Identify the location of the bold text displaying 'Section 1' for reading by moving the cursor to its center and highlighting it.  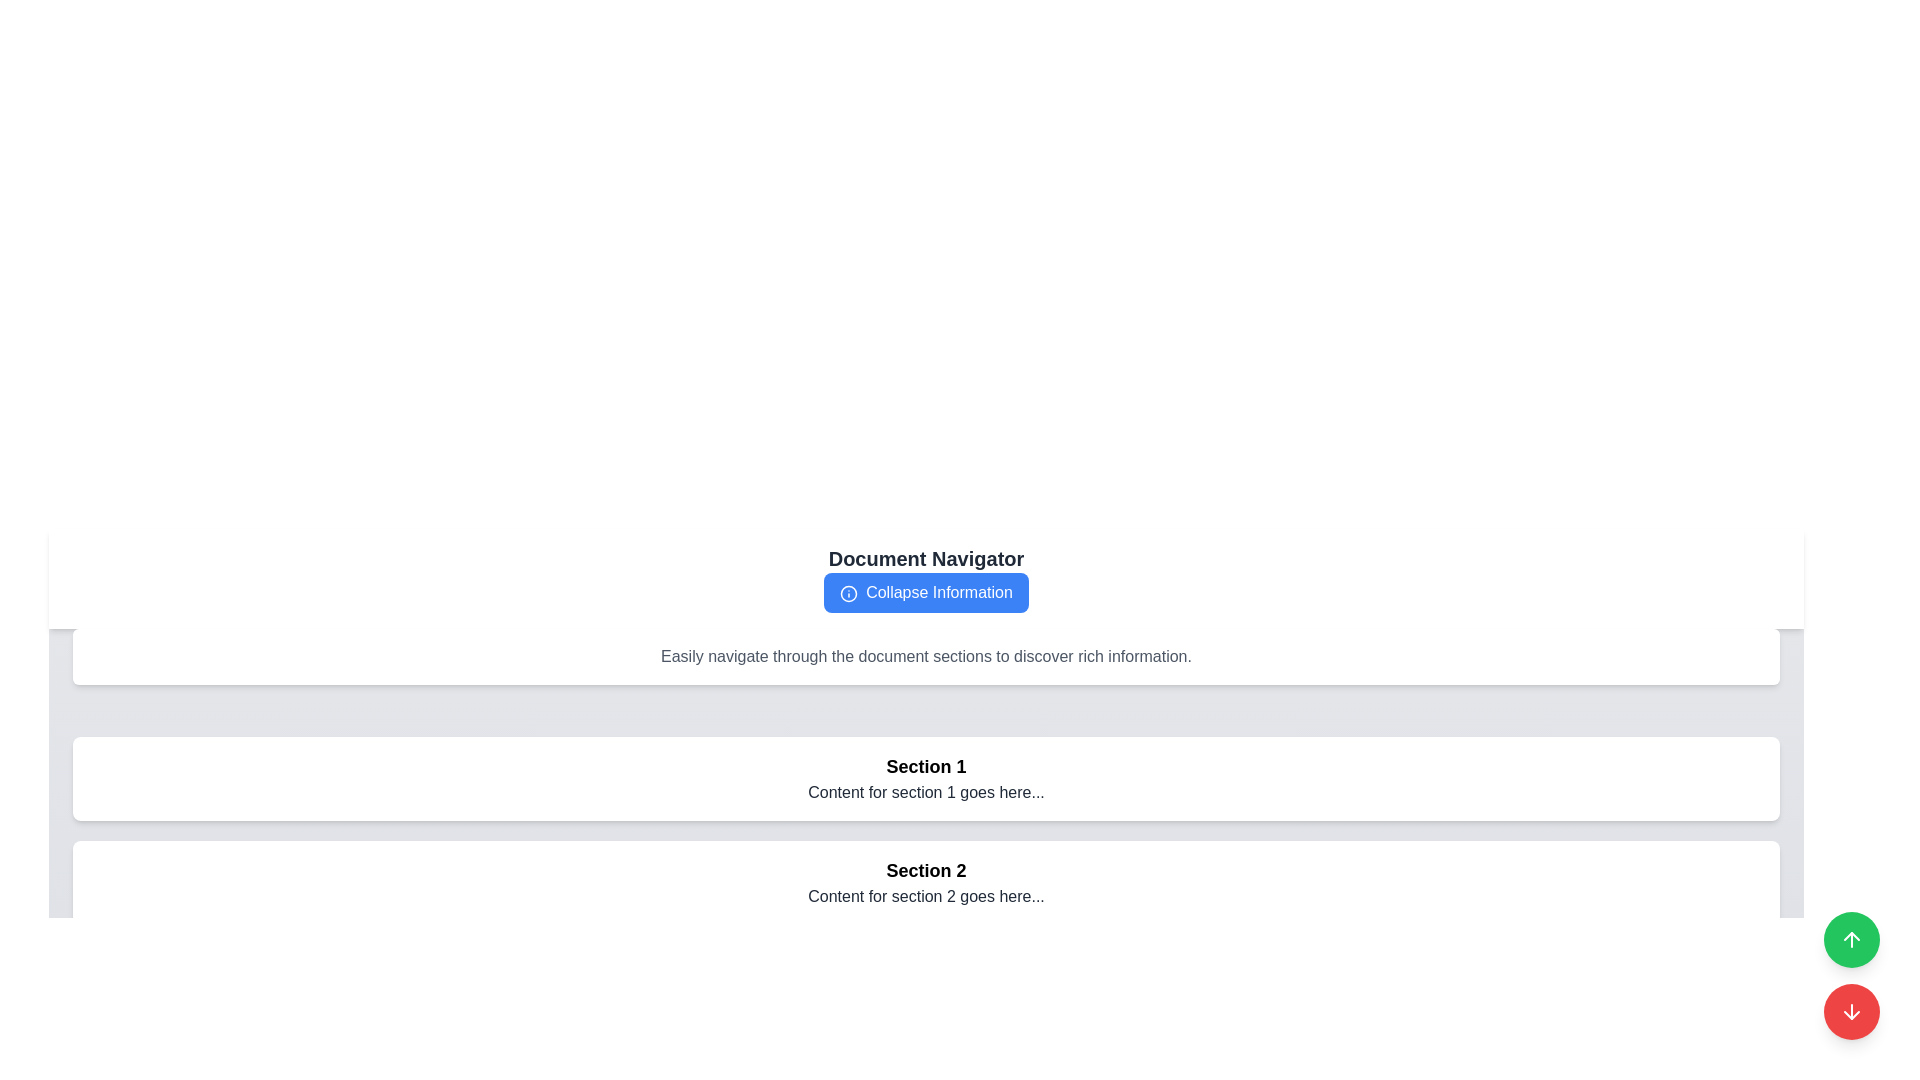
(925, 766).